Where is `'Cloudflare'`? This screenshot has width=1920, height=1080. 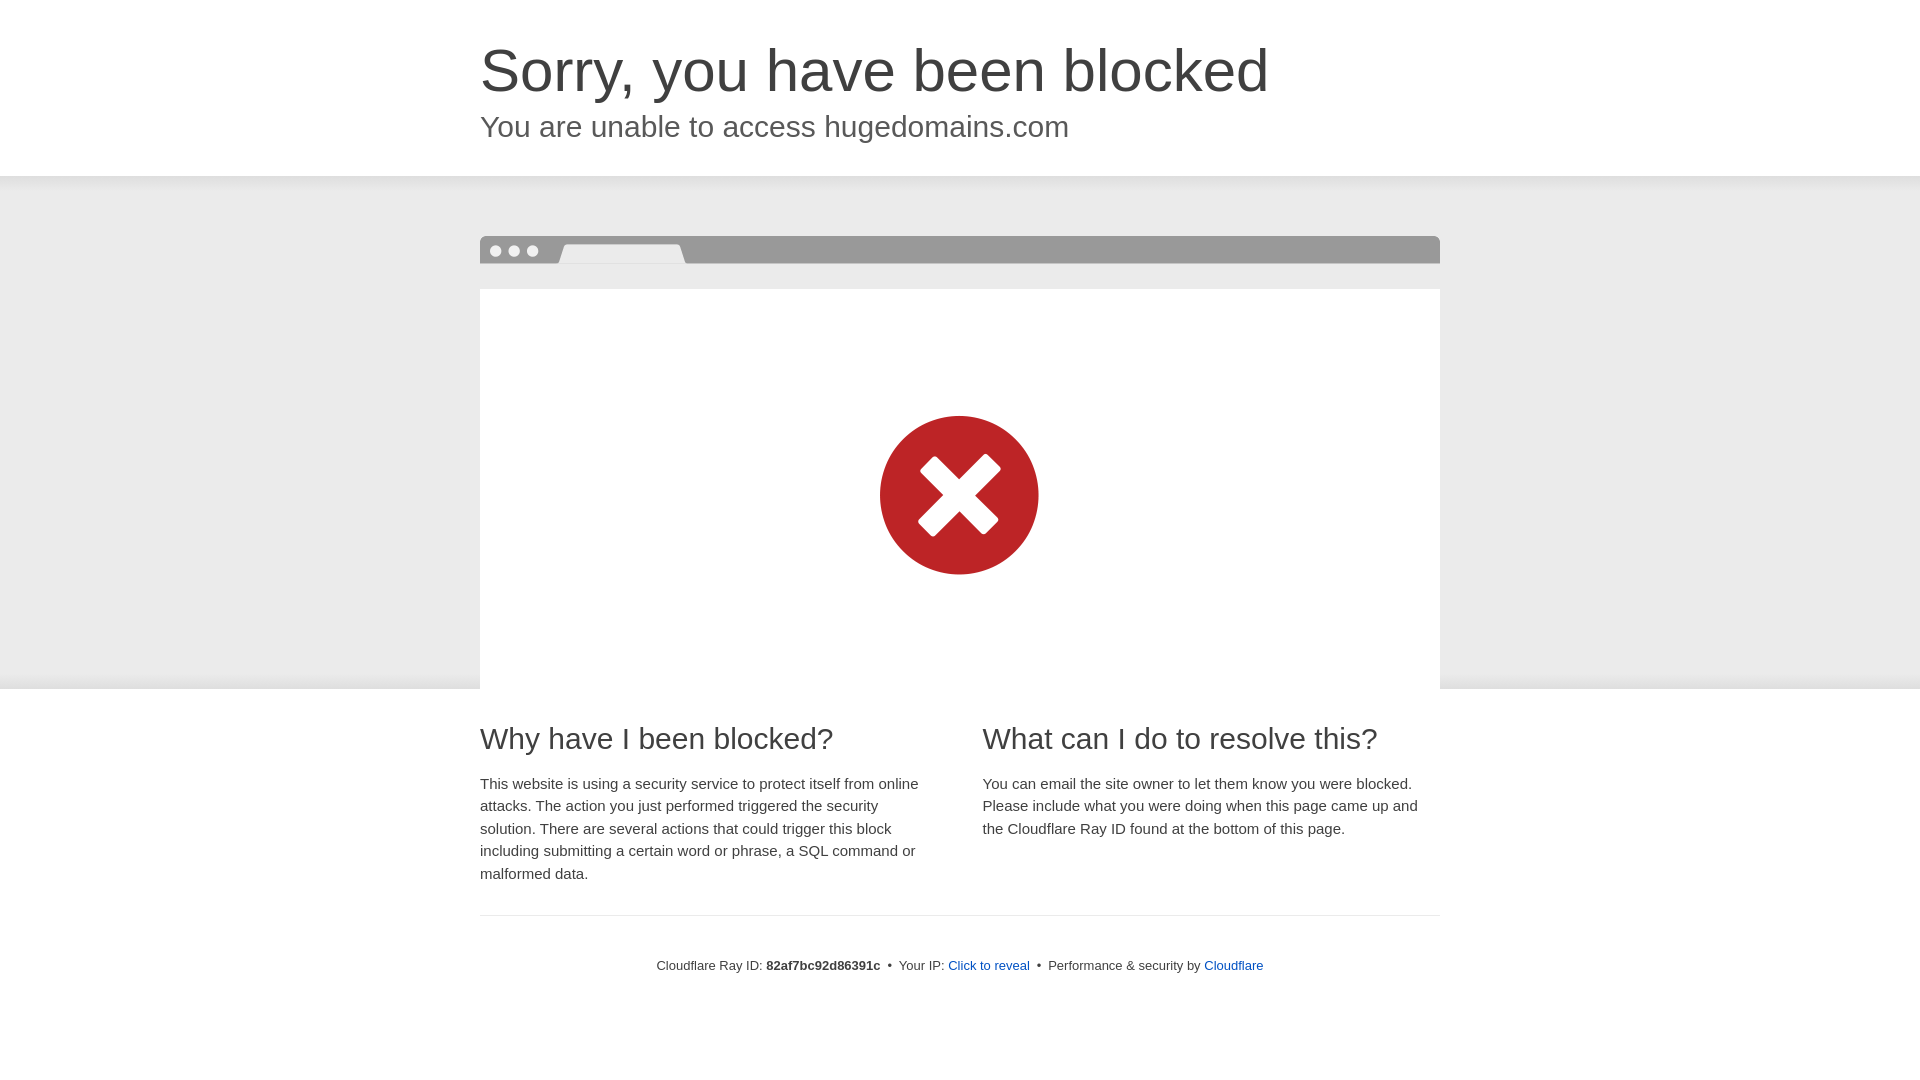 'Cloudflare' is located at coordinates (1203, 964).